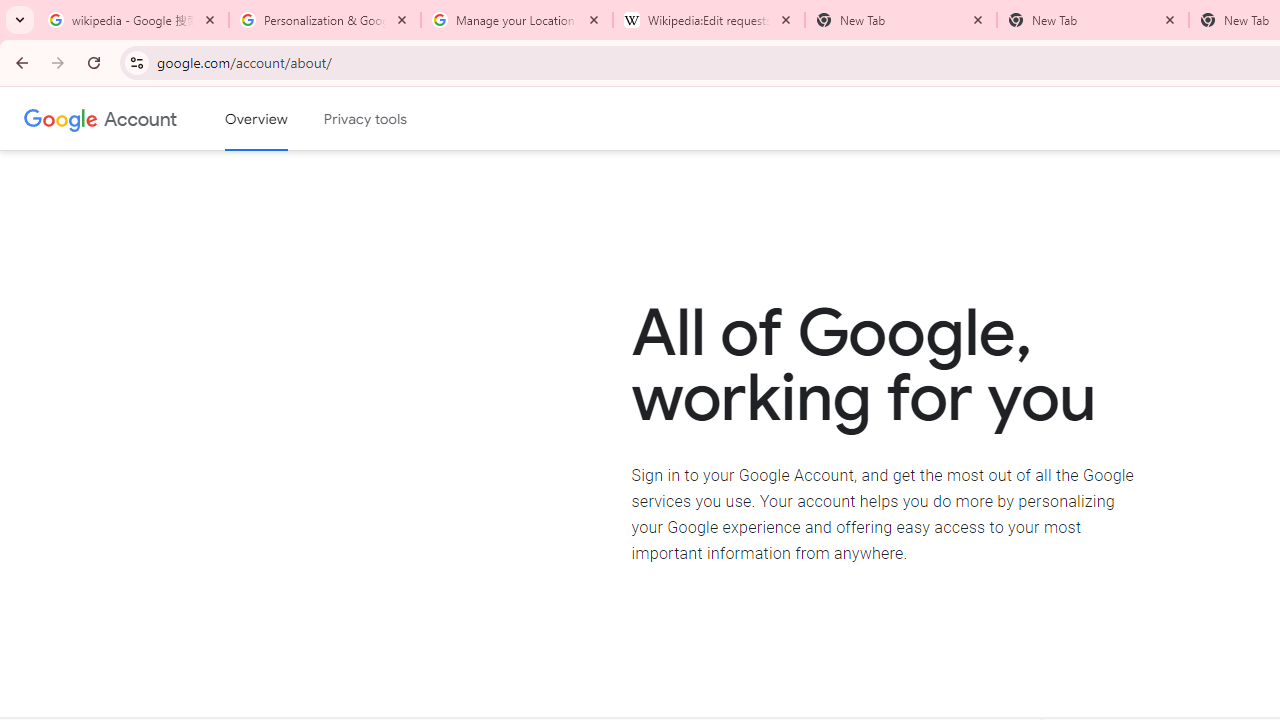  What do you see at coordinates (139, 118) in the screenshot?
I see `'Google Account'` at bounding box center [139, 118].